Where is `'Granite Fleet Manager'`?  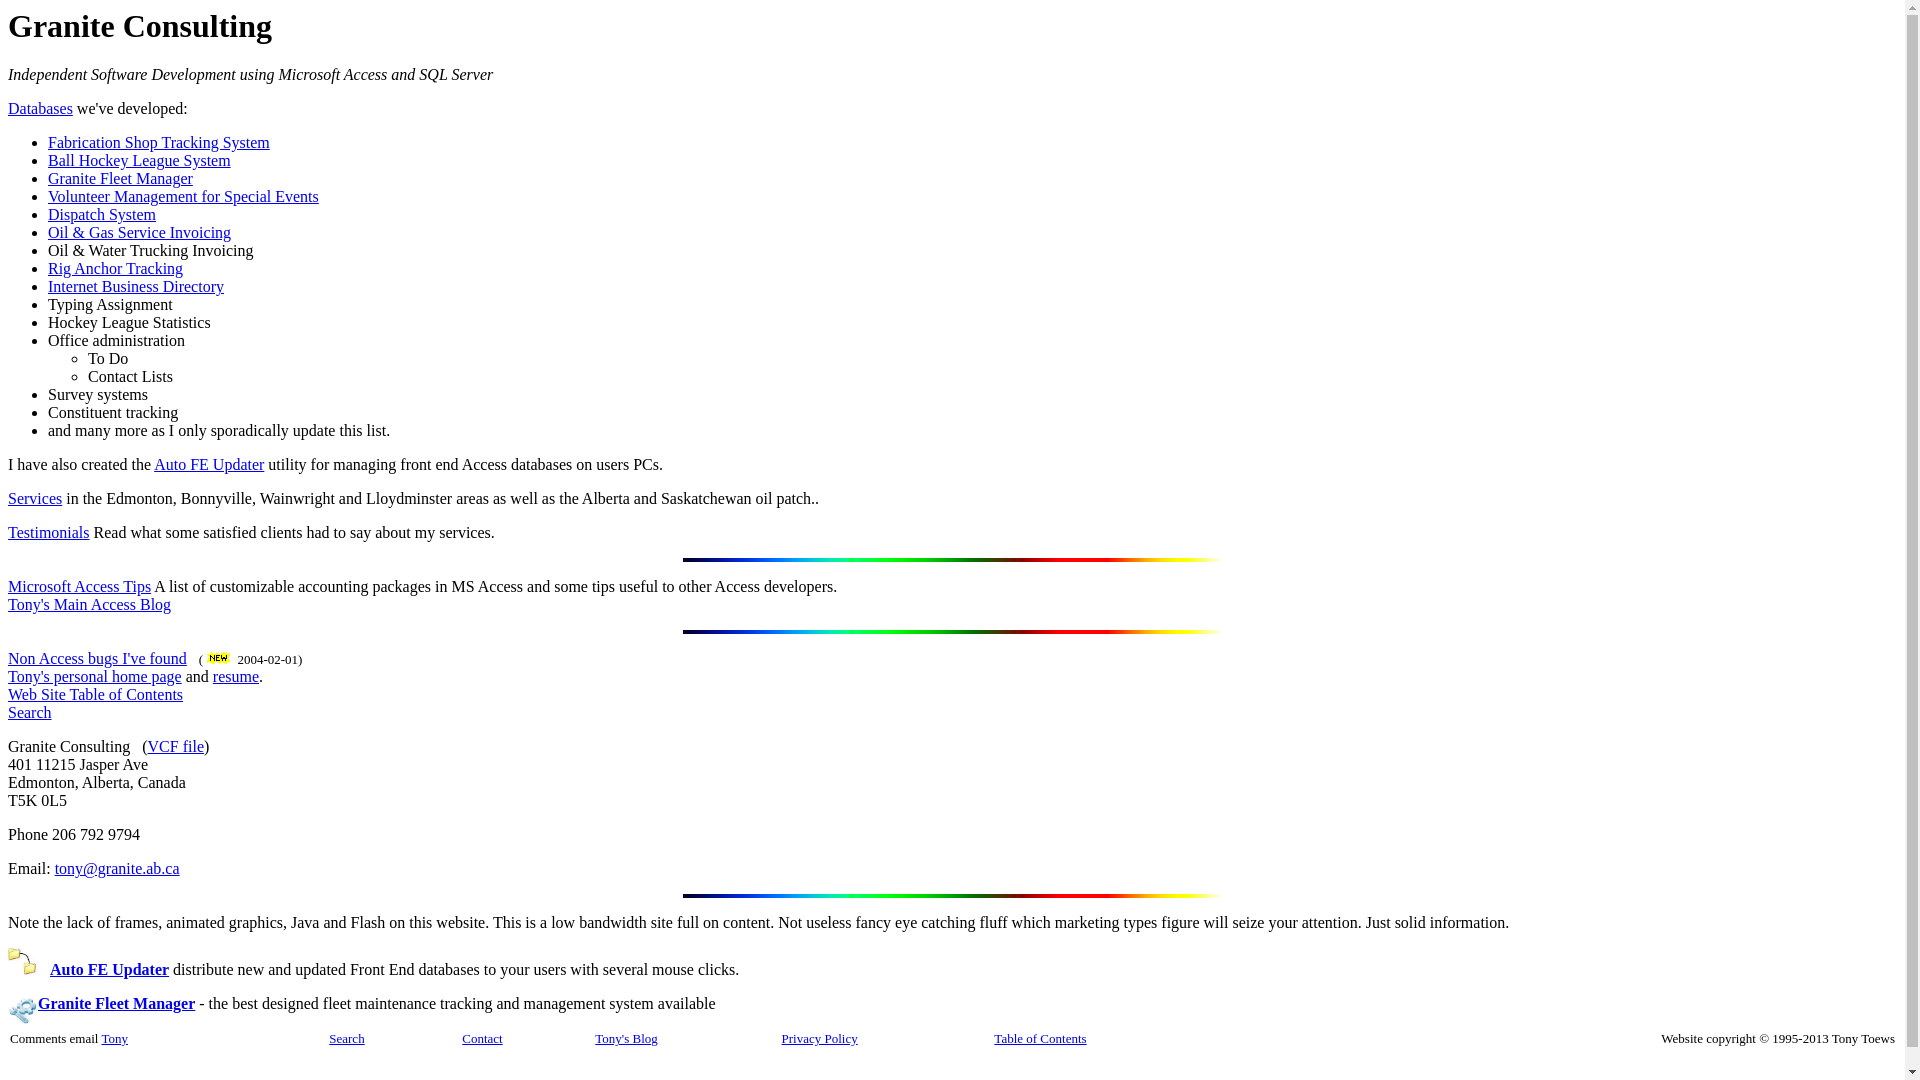 'Granite Fleet Manager' is located at coordinates (119, 177).